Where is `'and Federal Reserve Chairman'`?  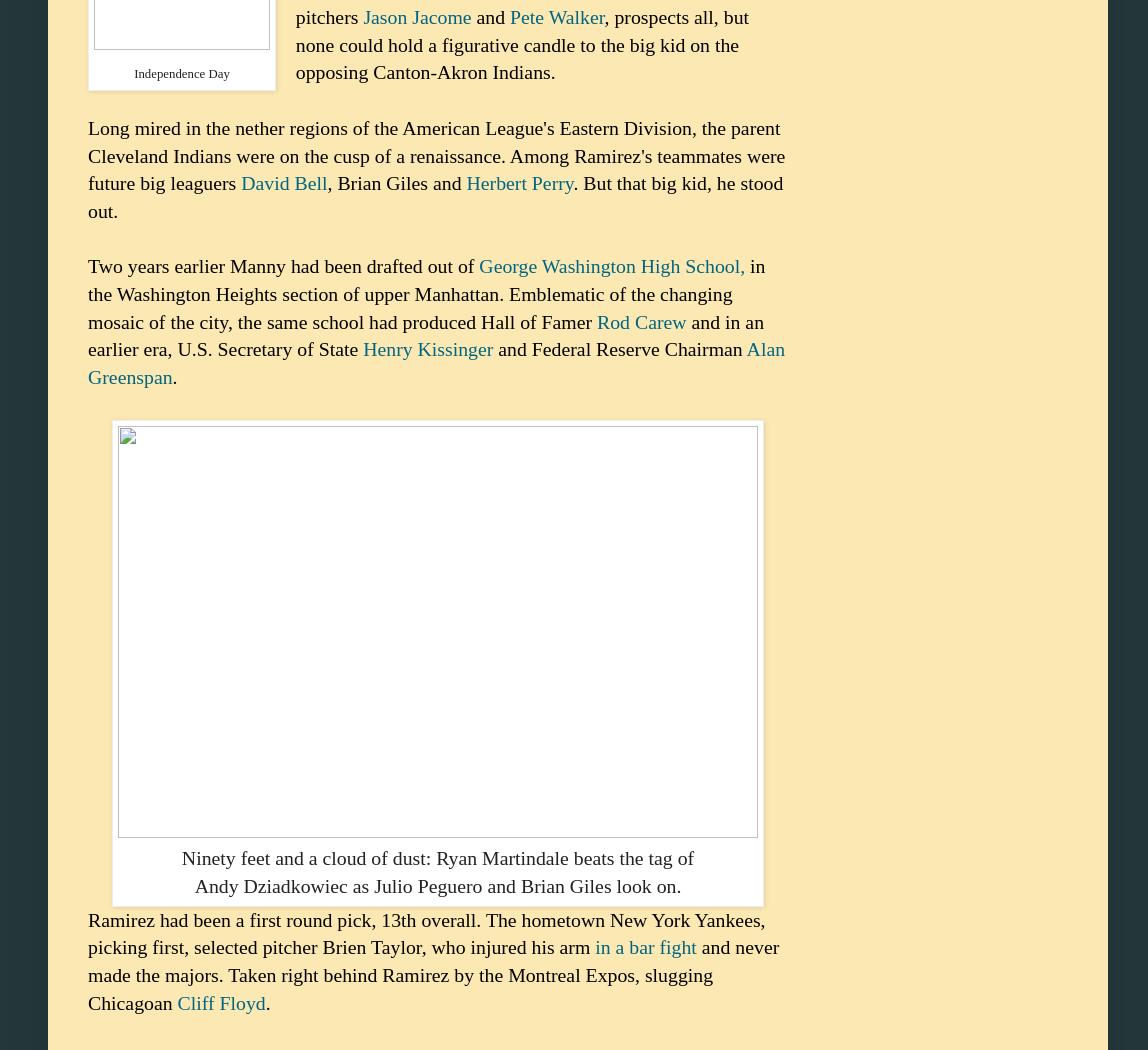 'and Federal Reserve Chairman' is located at coordinates (619, 348).